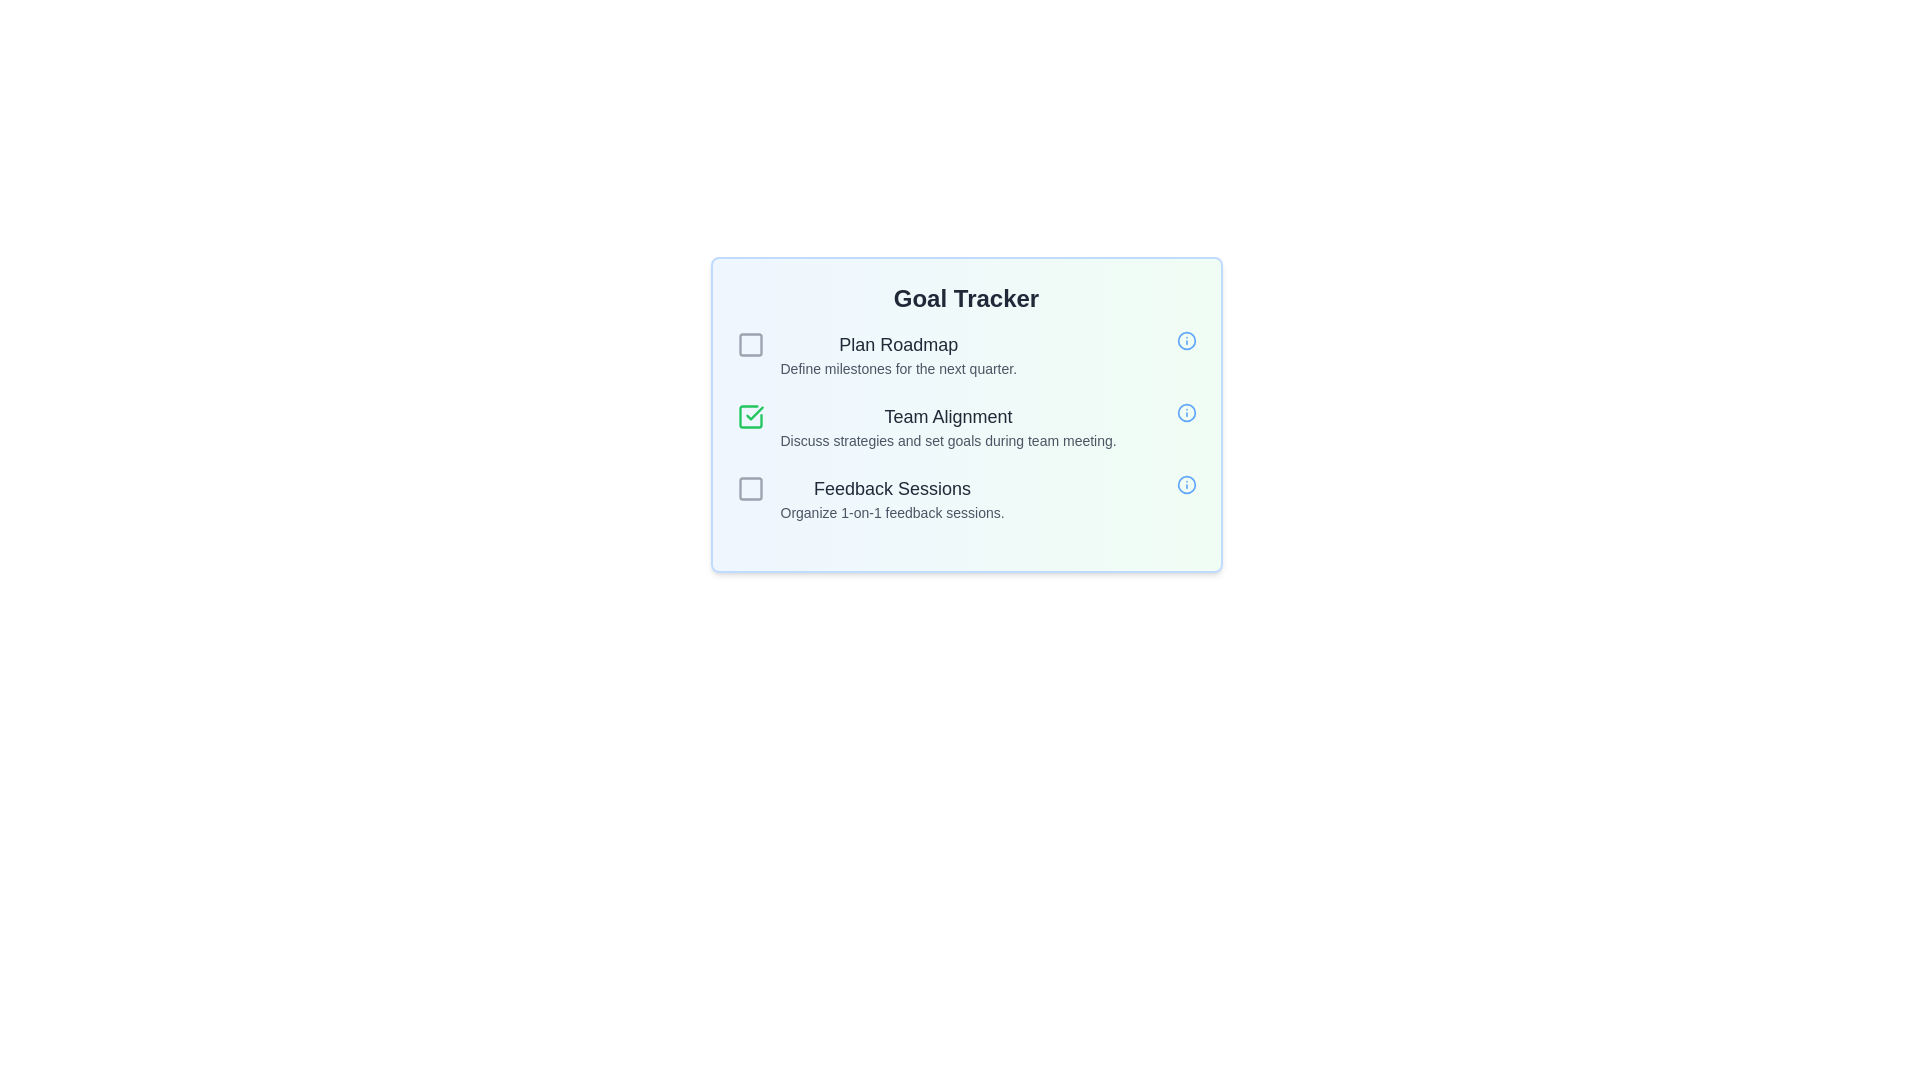 Image resolution: width=1920 pixels, height=1080 pixels. What do you see at coordinates (897, 369) in the screenshot?
I see `the text element that reads 'Define milestones for the next quarter.', which is styled with a small font size and gray color, positioned below the header 'Plan Roadmap'` at bounding box center [897, 369].